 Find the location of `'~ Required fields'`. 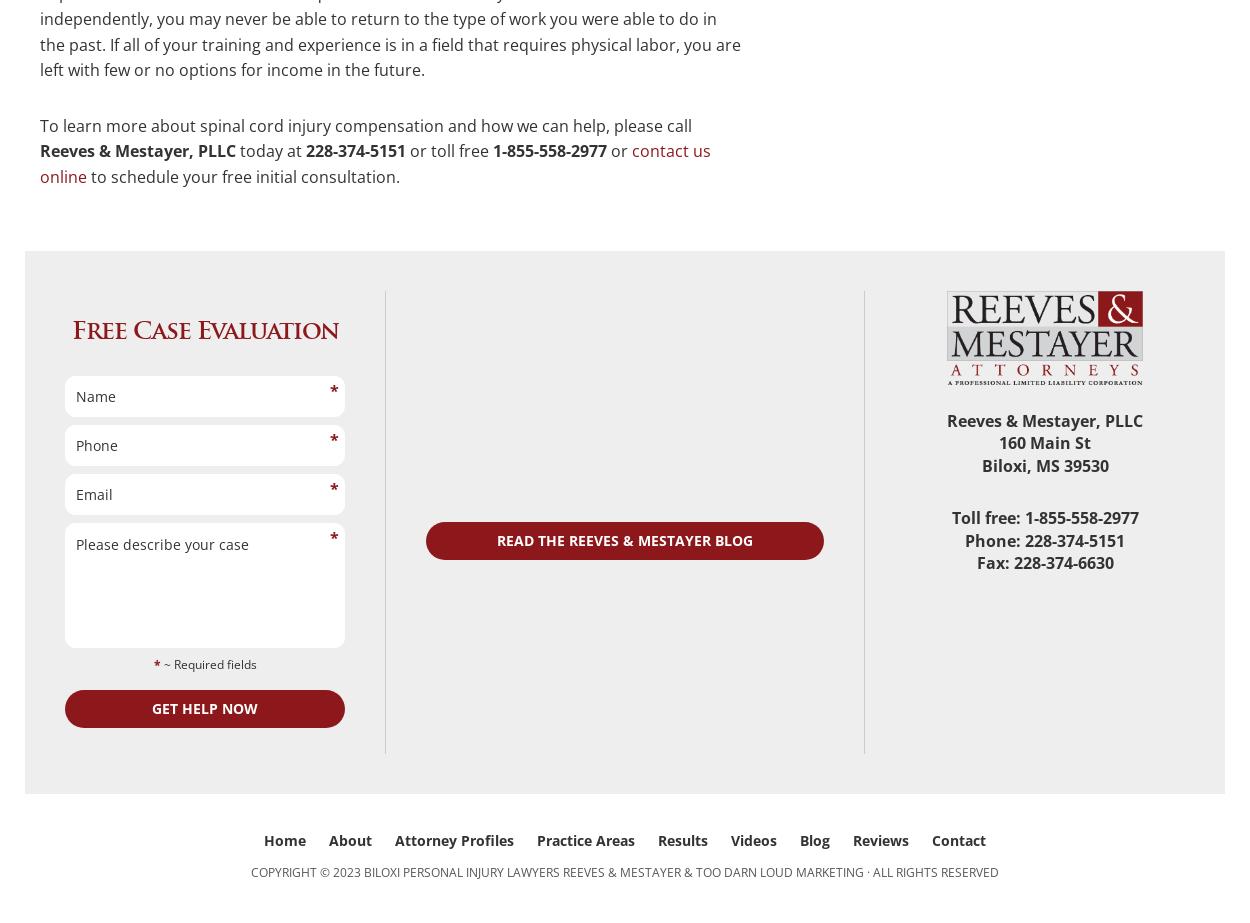

'~ Required fields' is located at coordinates (207, 663).